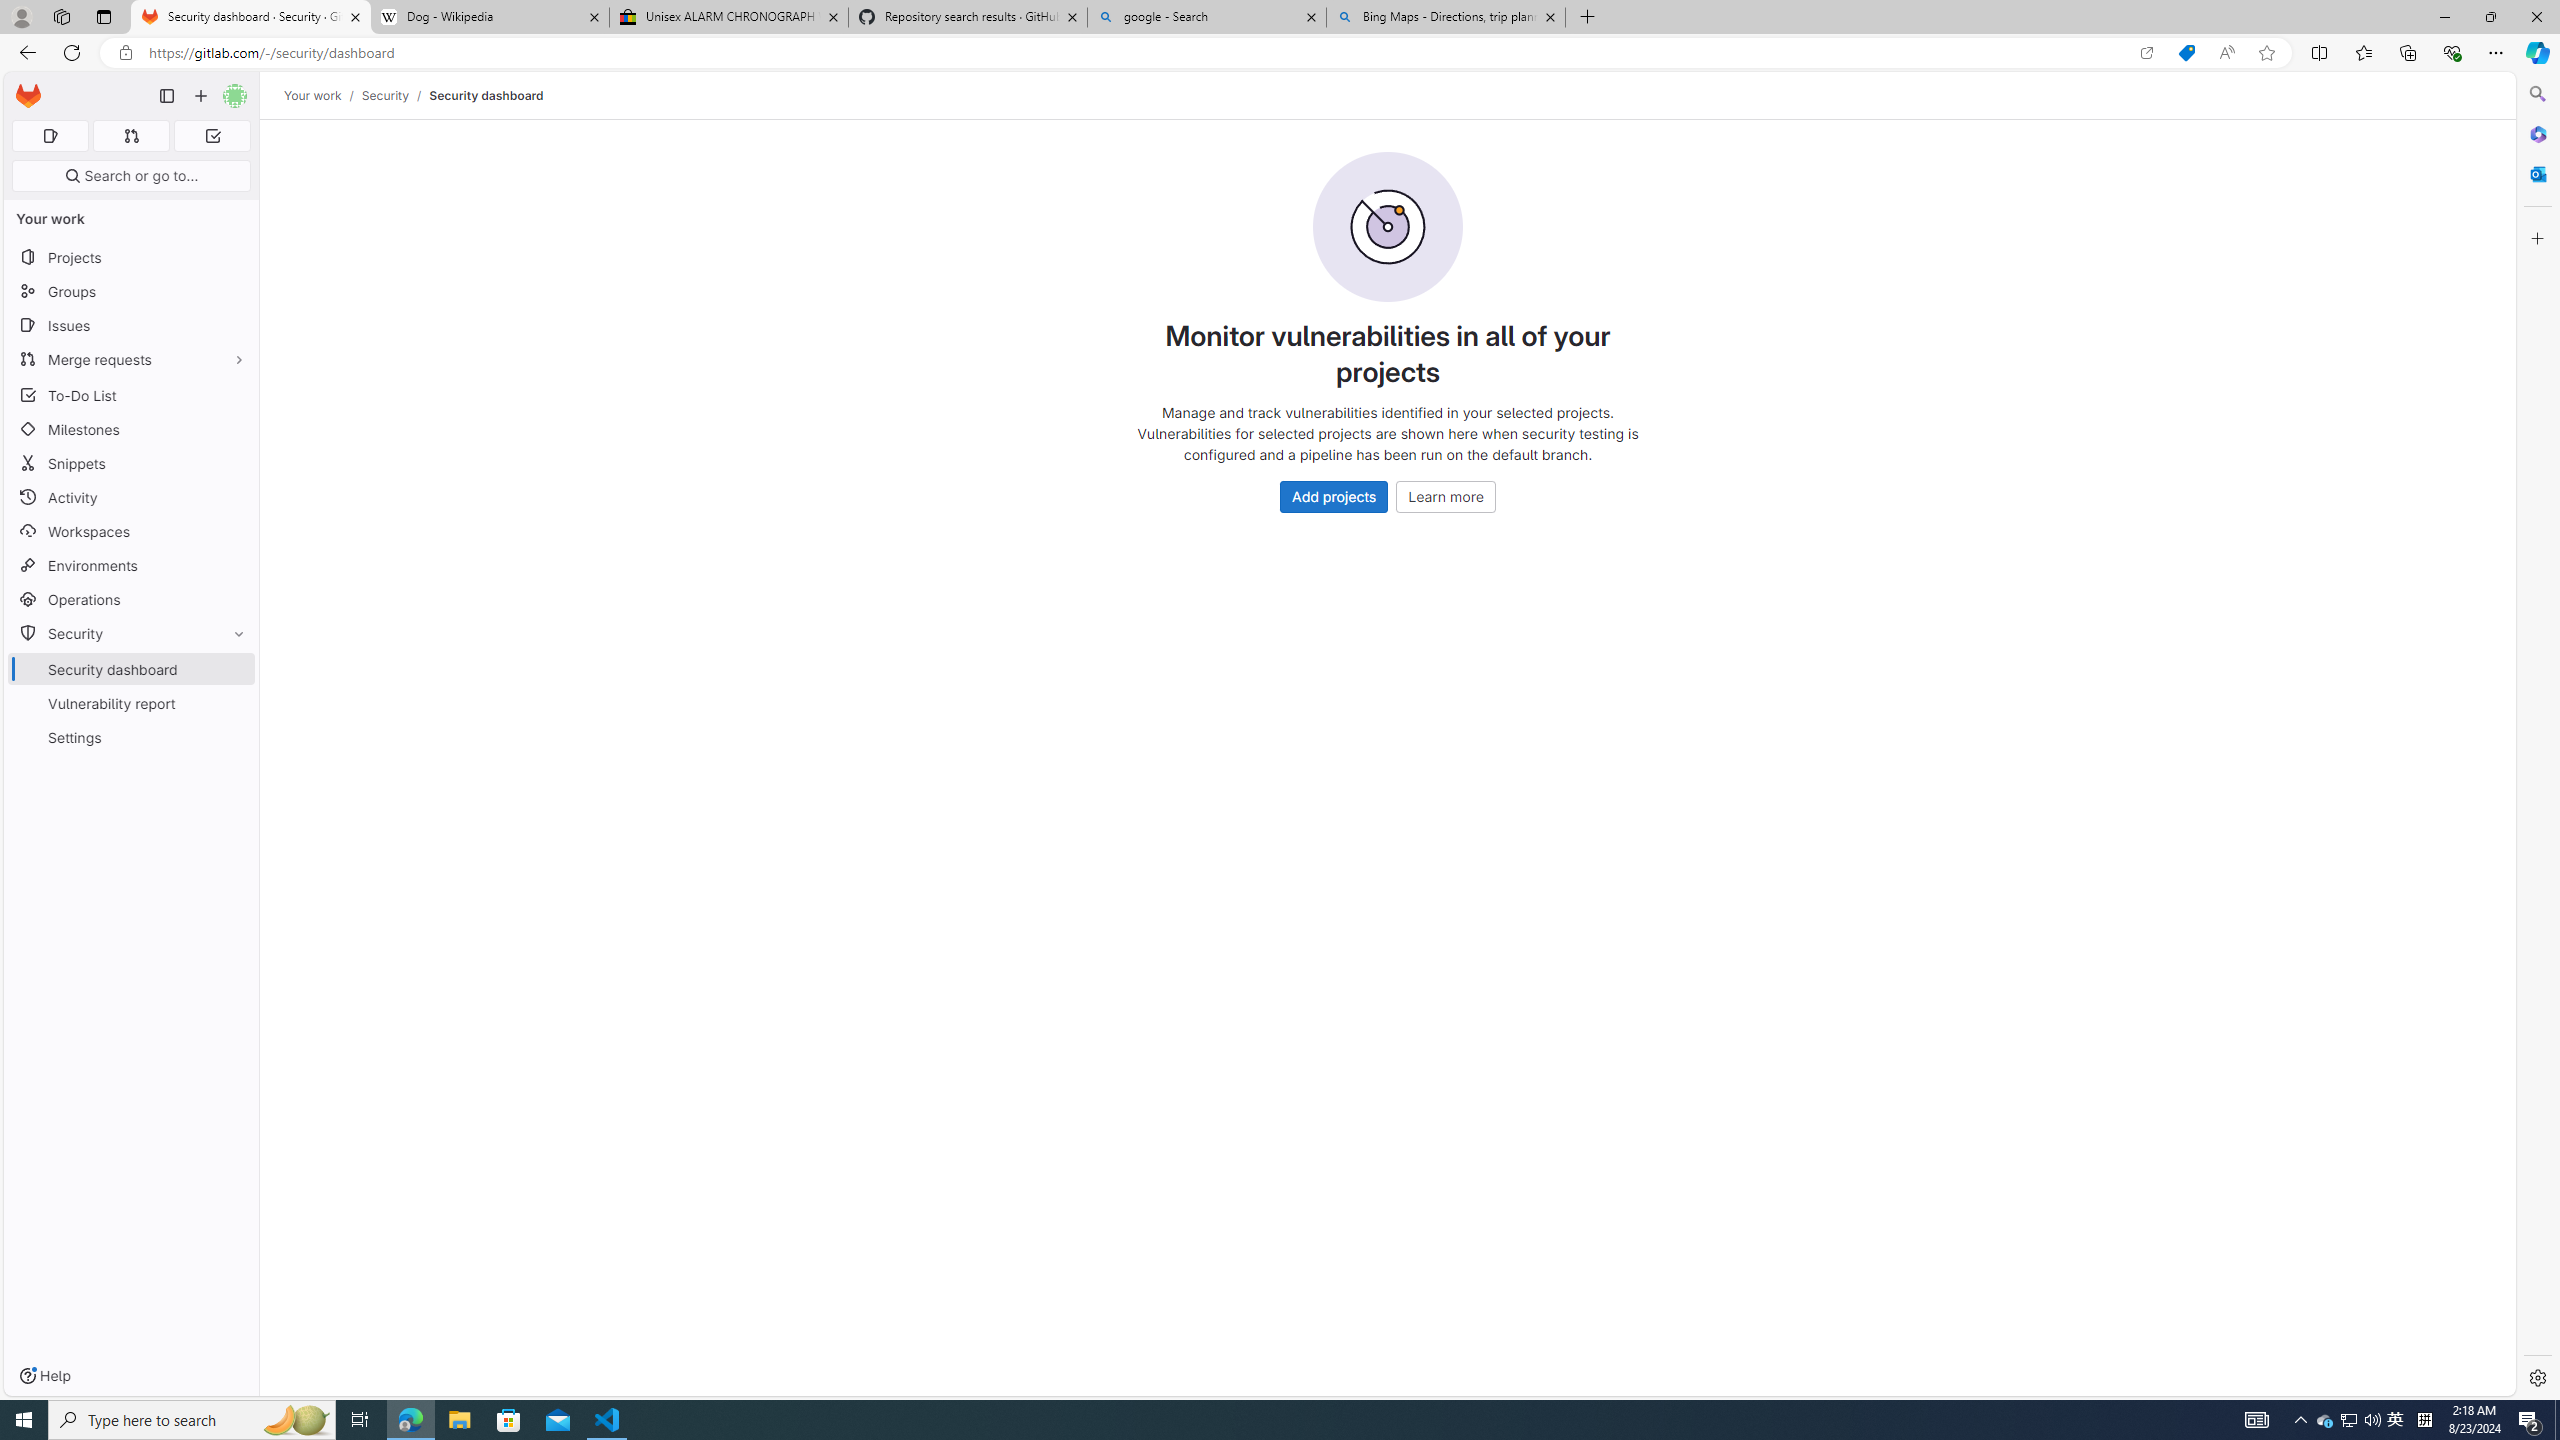  I want to click on 'Vulnerability report', so click(130, 702).